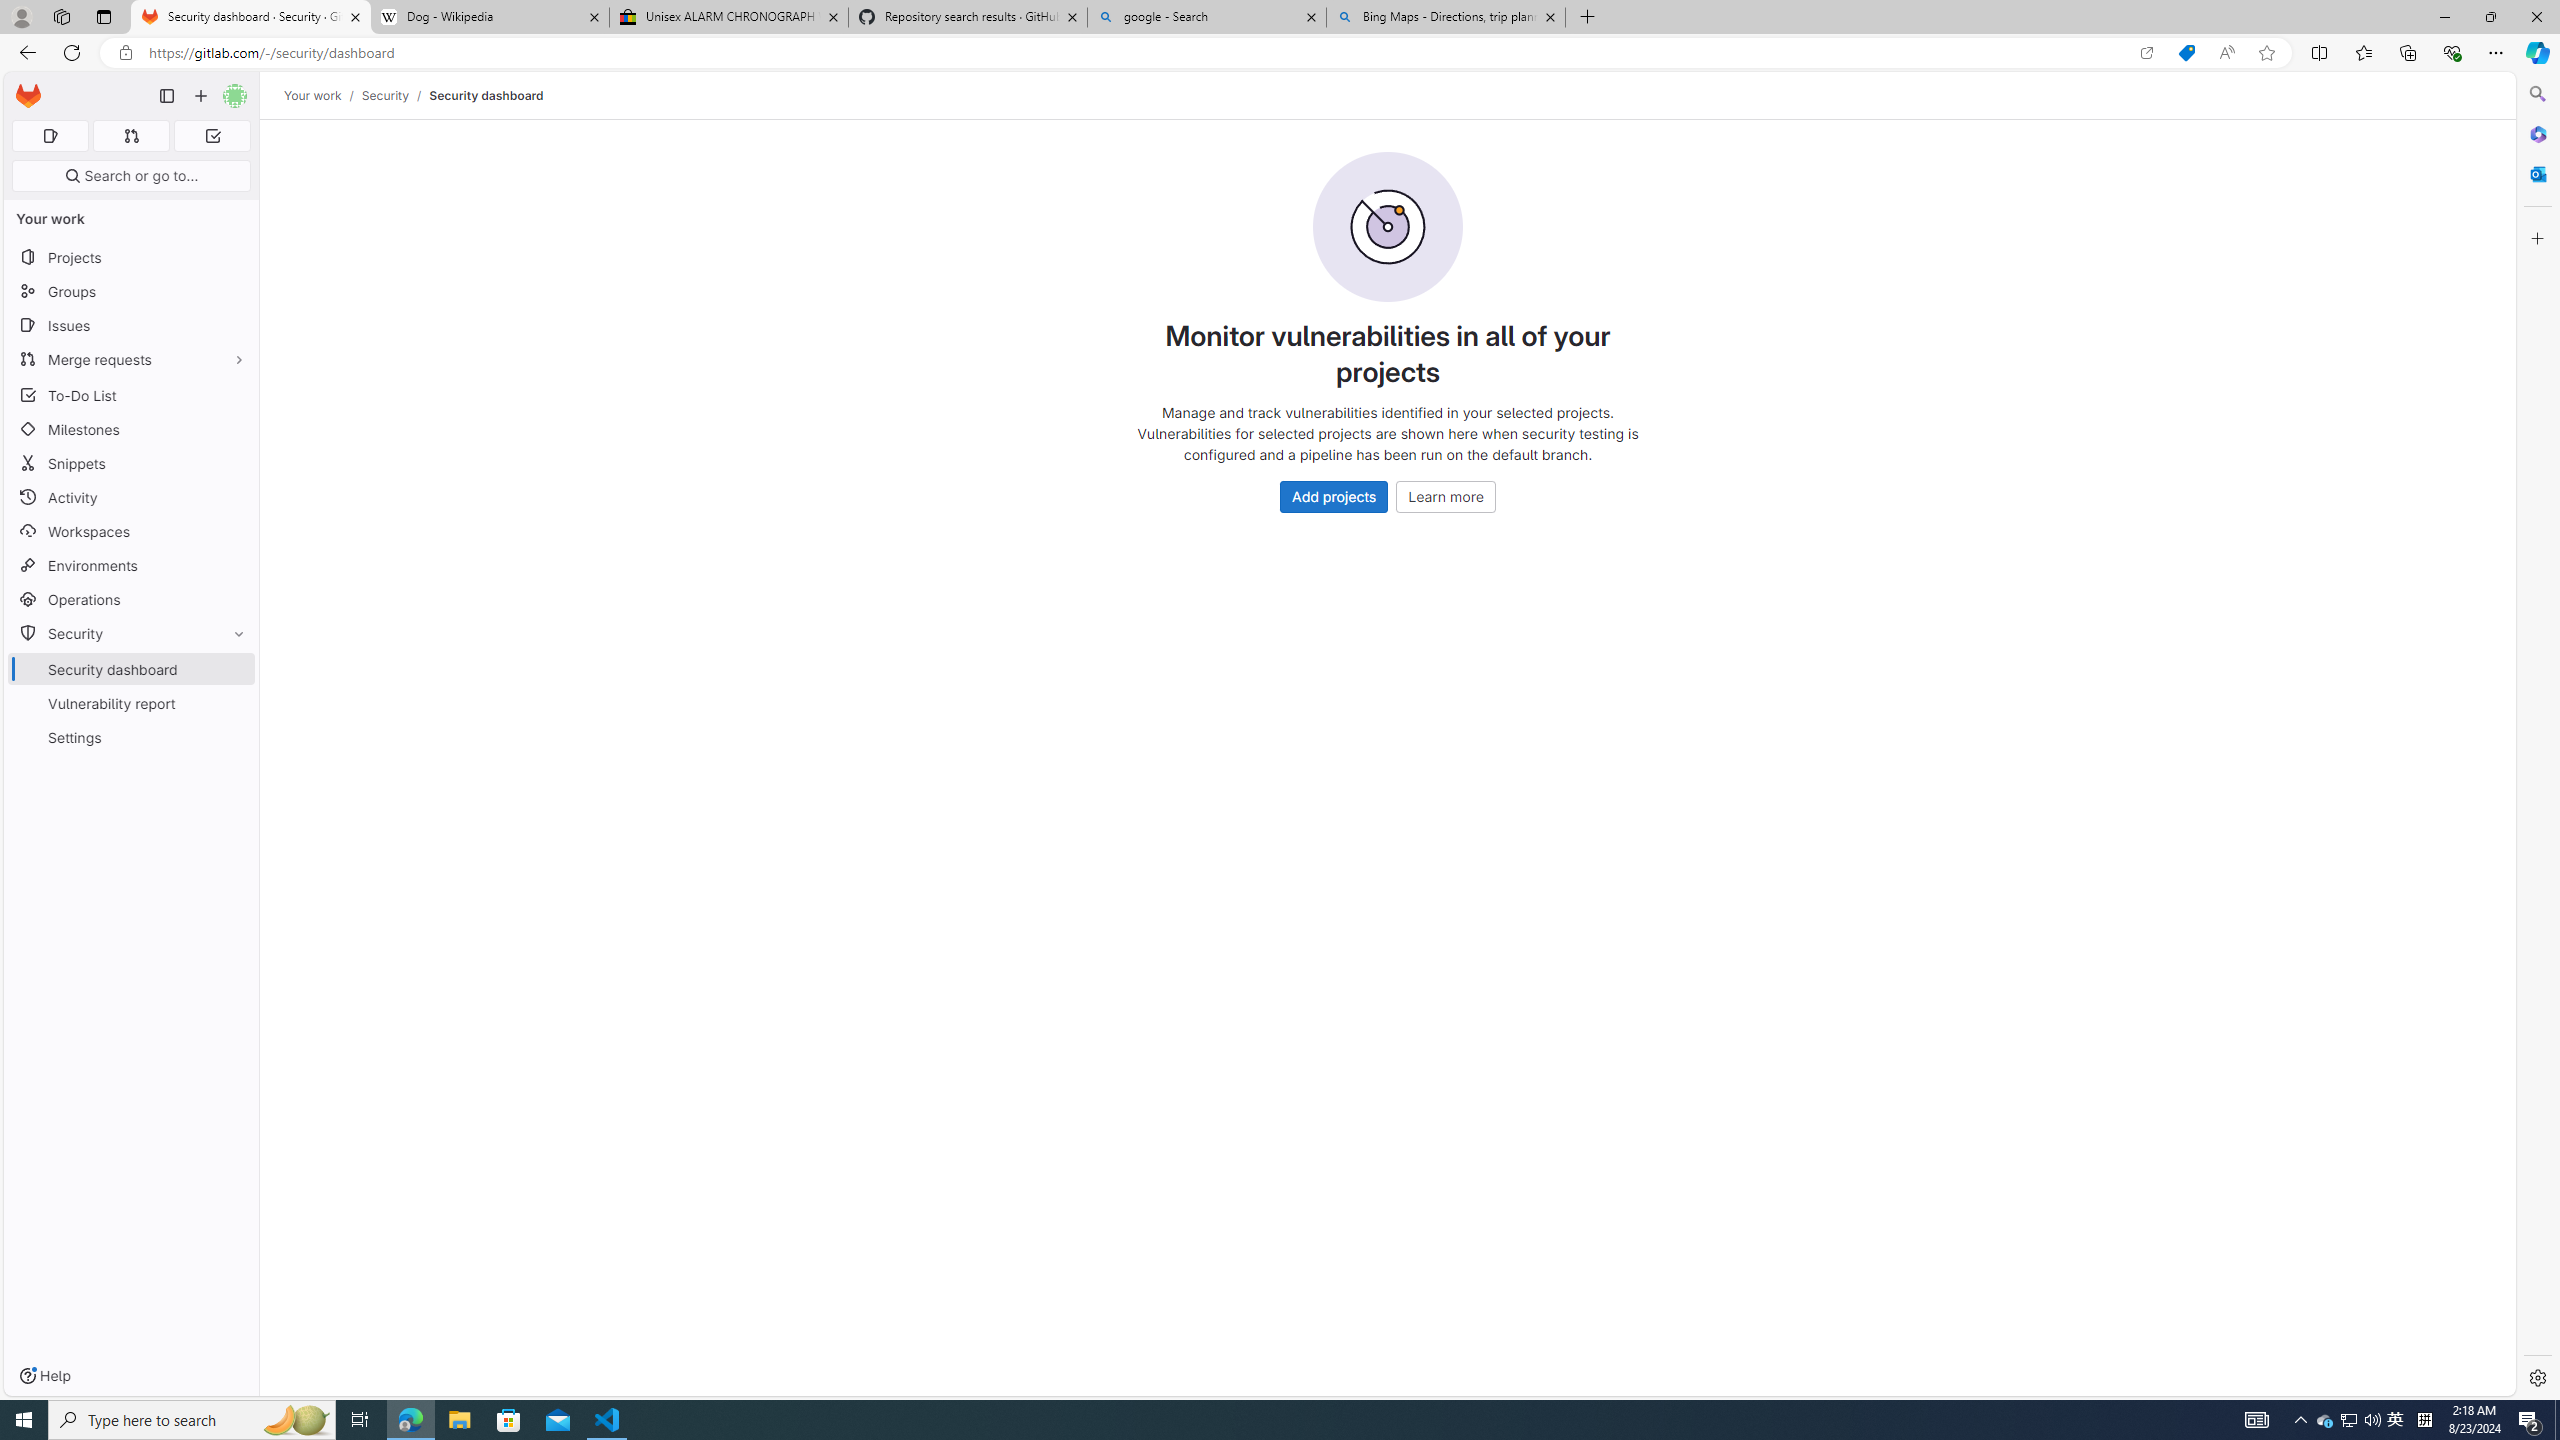  I want to click on 'Vulnerability report', so click(130, 702).